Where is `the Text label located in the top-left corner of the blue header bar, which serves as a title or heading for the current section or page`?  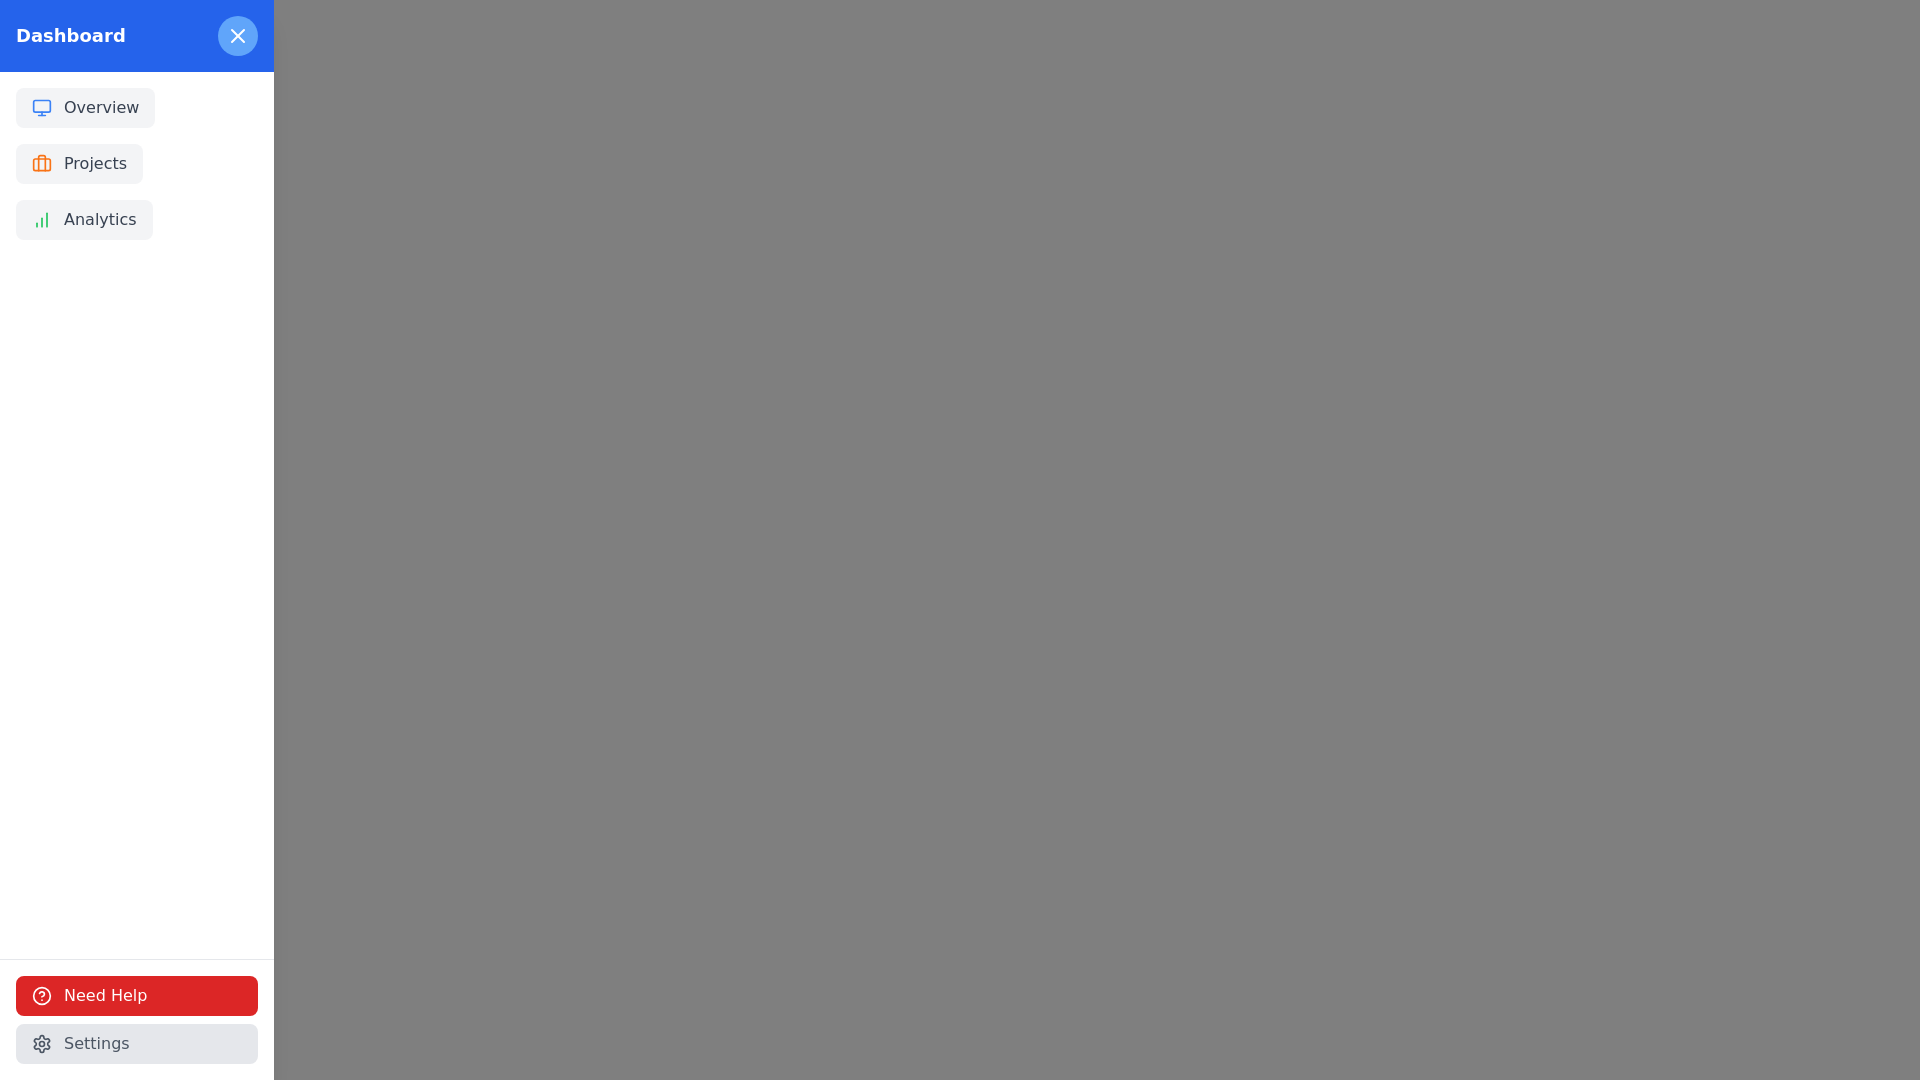
the Text label located in the top-left corner of the blue header bar, which serves as a title or heading for the current section or page is located at coordinates (70, 35).